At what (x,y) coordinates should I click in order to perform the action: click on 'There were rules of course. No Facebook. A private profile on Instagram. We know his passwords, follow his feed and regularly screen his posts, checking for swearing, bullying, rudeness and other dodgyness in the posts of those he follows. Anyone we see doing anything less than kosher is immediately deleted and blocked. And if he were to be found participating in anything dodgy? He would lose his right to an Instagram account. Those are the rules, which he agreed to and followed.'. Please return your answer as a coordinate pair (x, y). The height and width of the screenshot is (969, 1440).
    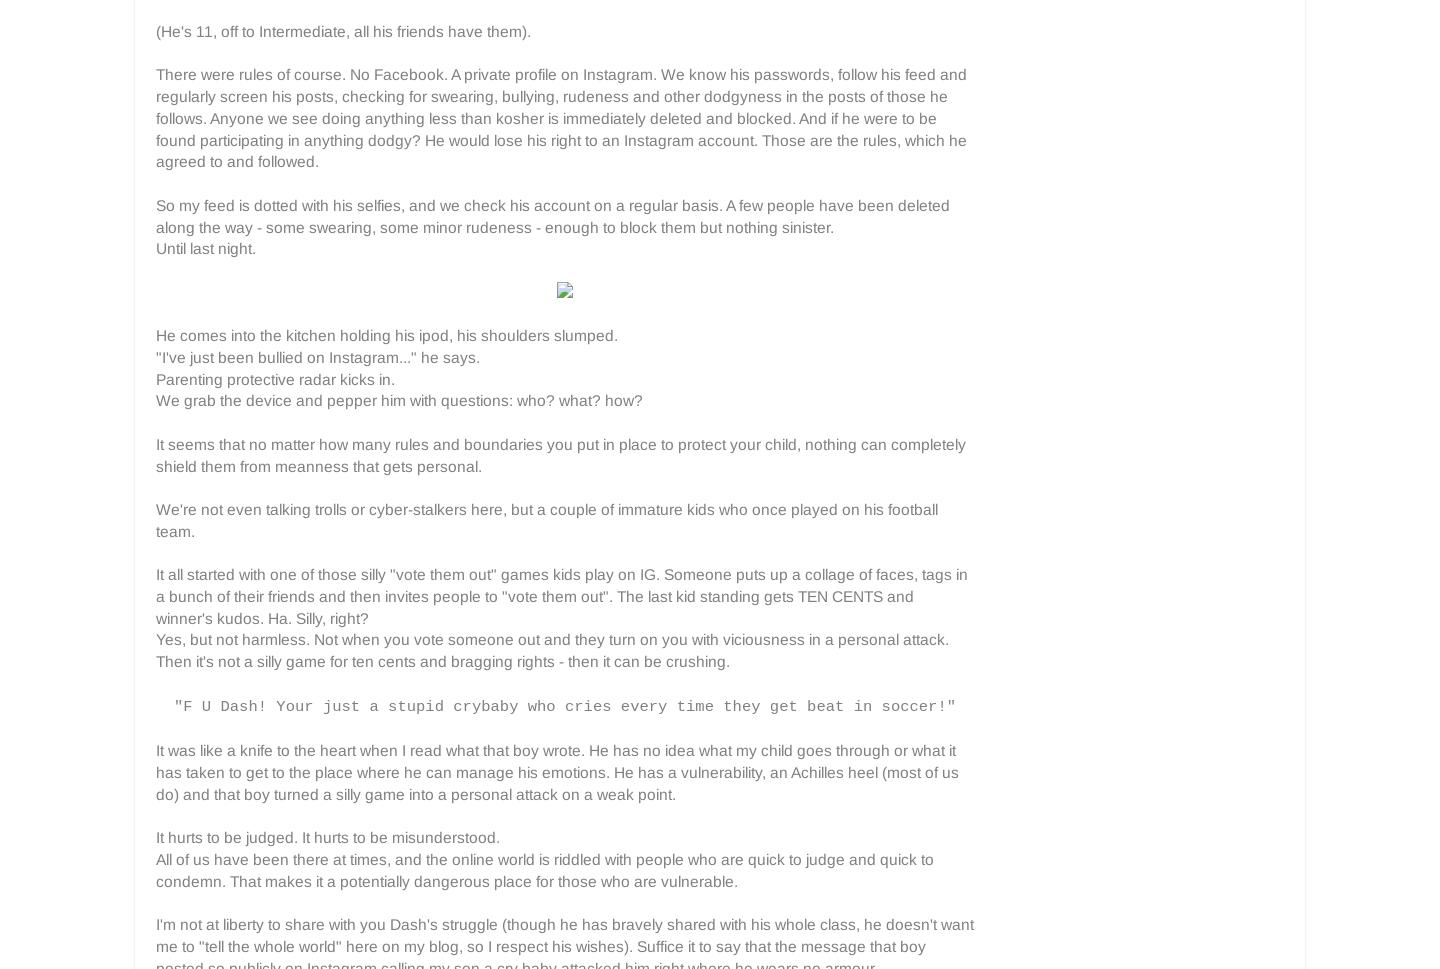
    Looking at the image, I should click on (561, 118).